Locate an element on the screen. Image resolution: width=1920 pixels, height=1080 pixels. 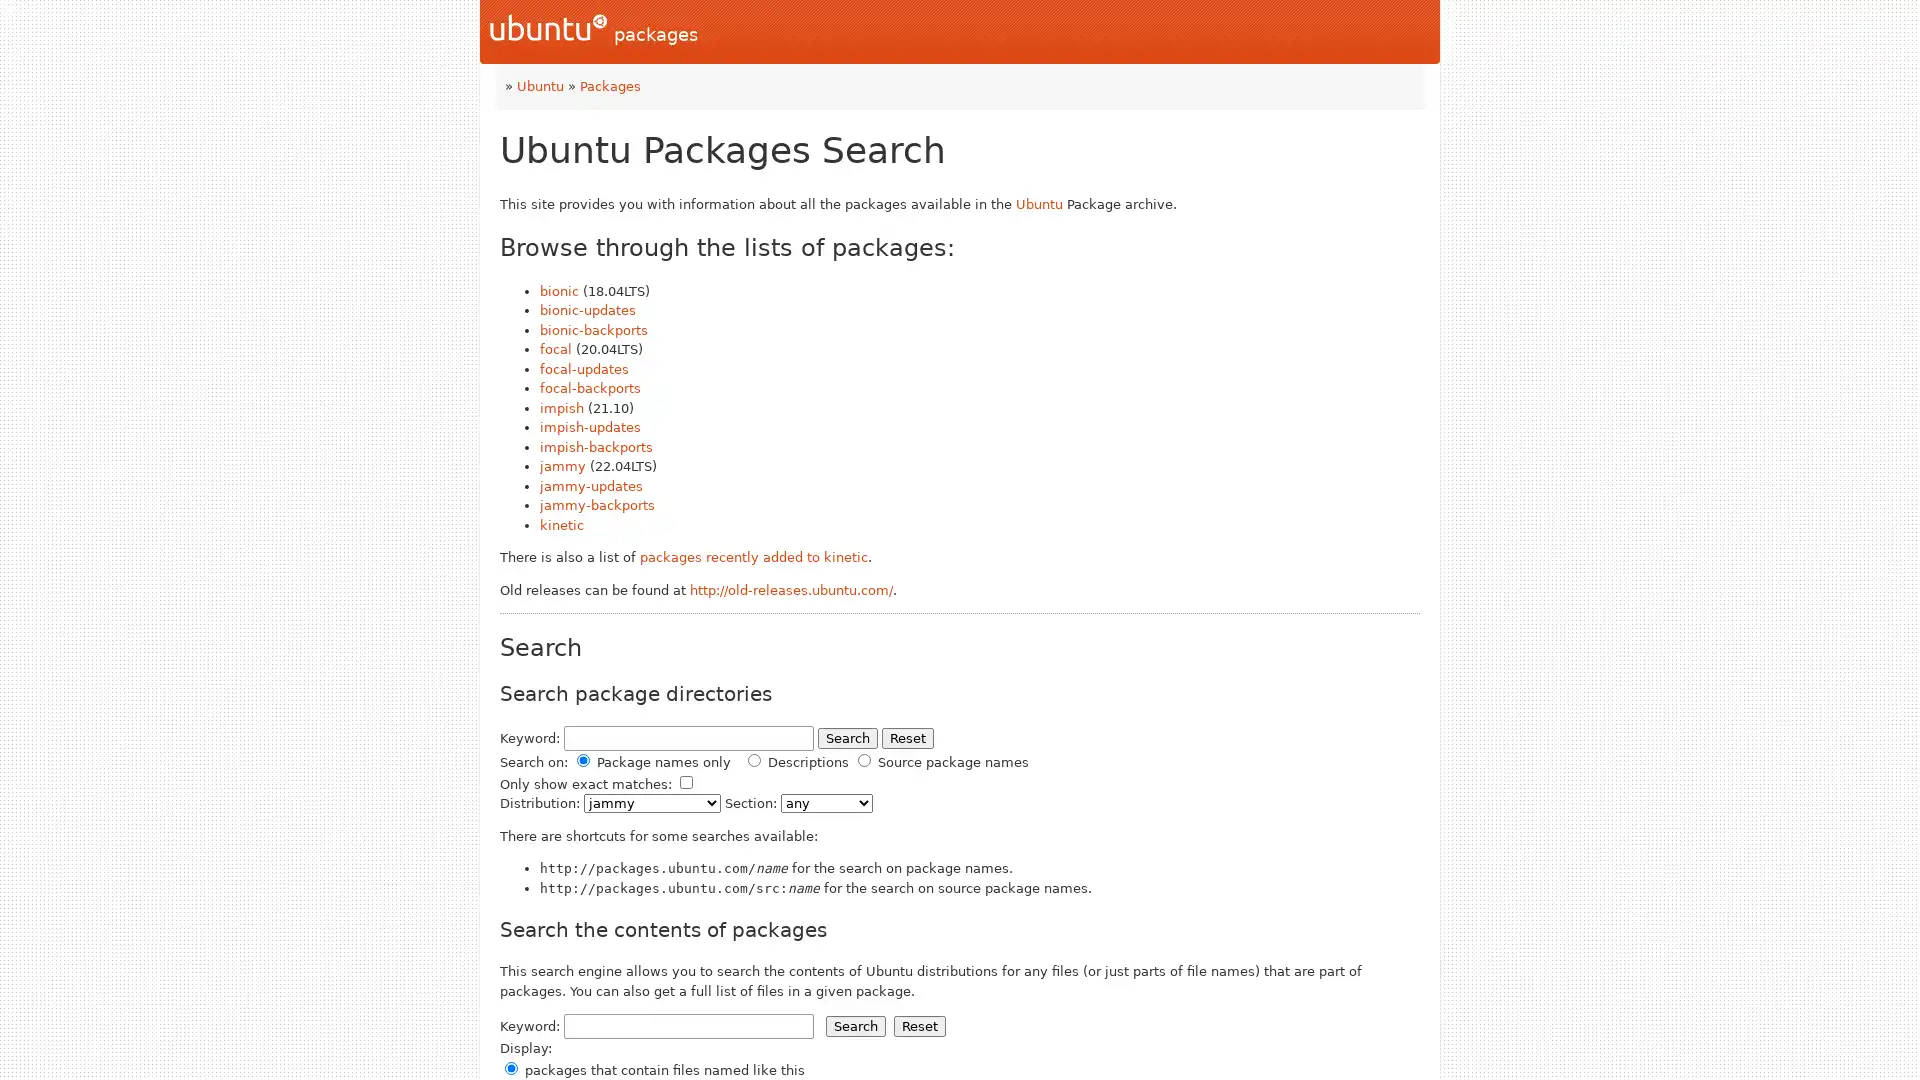
Reset is located at coordinates (919, 1026).